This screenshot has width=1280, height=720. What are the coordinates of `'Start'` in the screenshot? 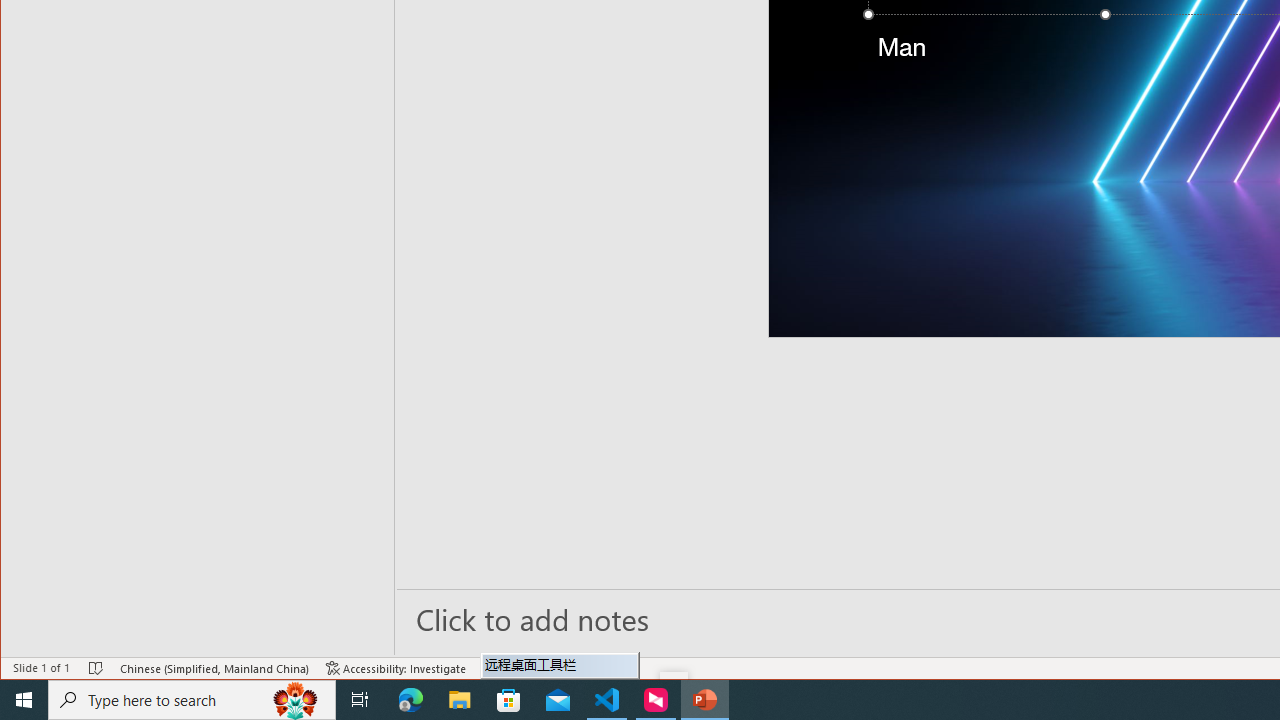 It's located at (24, 698).